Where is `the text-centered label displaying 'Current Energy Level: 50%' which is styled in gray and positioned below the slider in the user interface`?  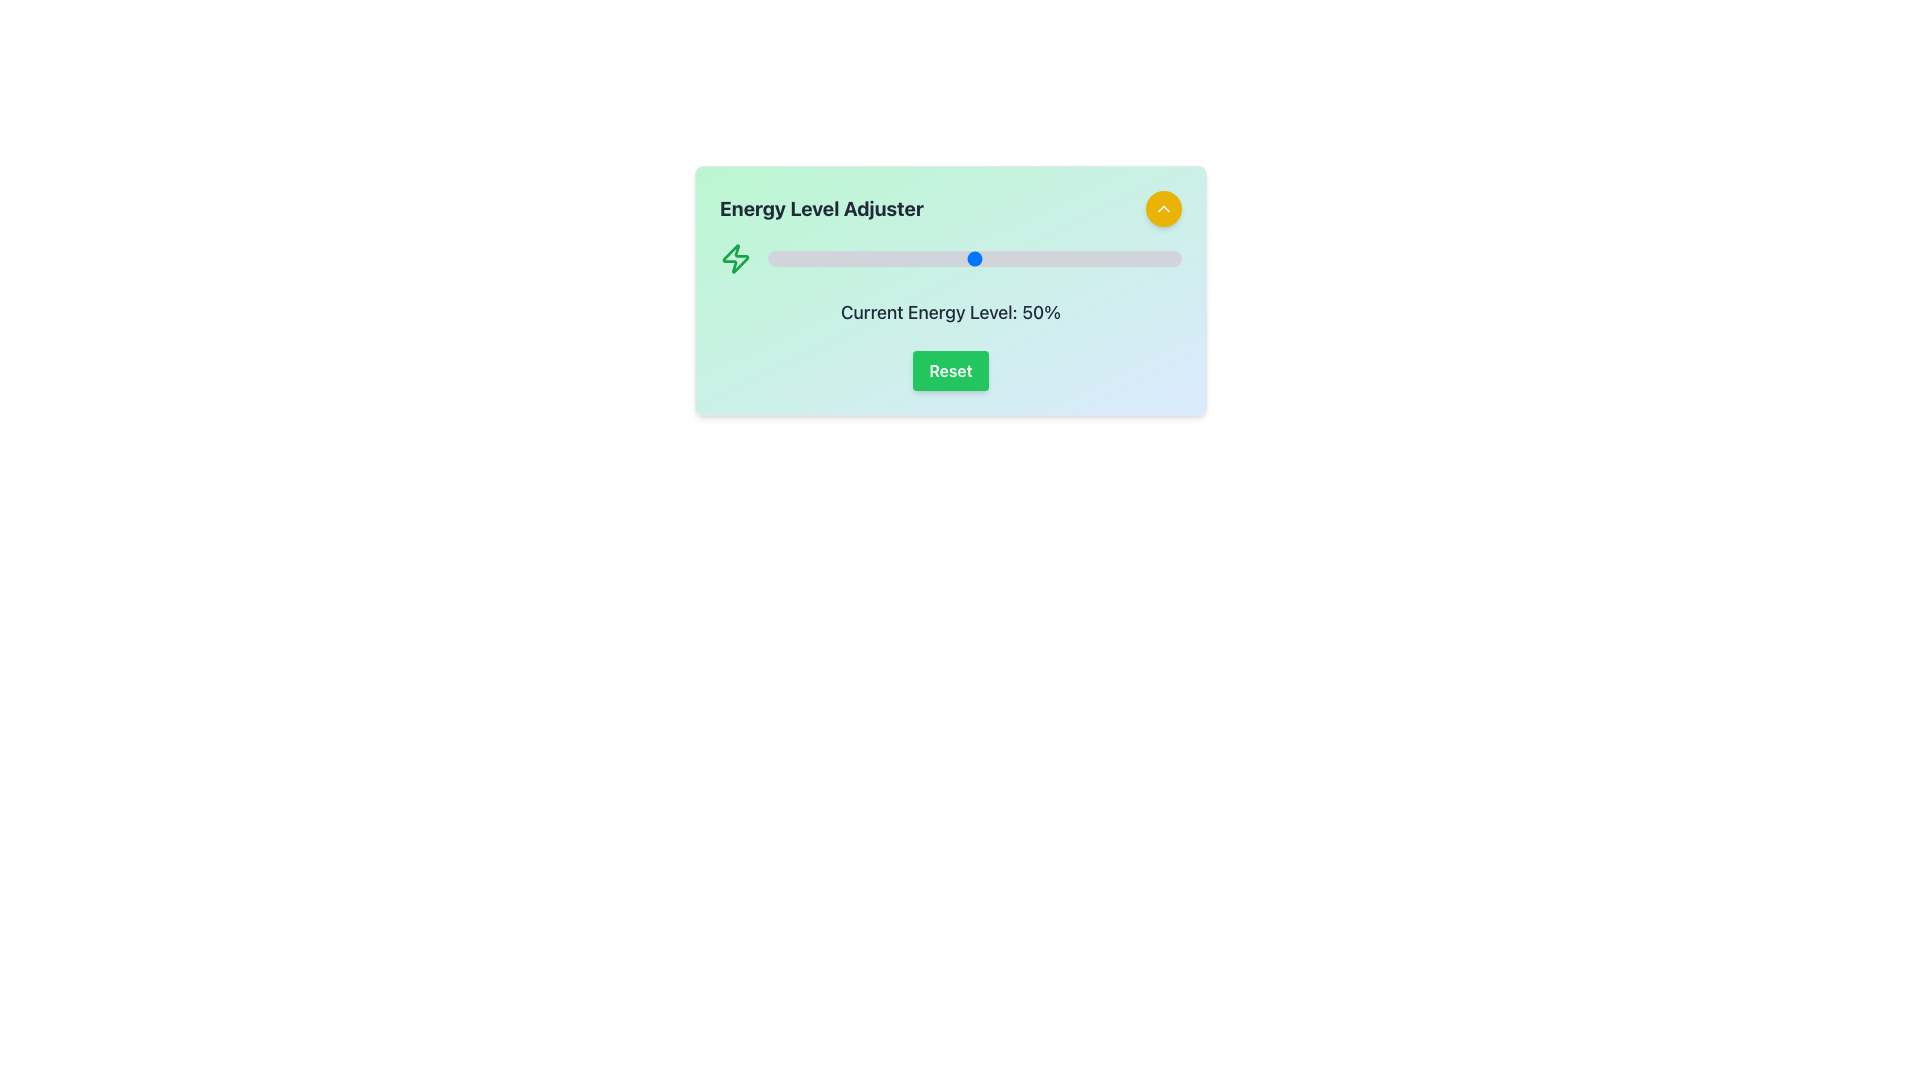 the text-centered label displaying 'Current Energy Level: 50%' which is styled in gray and positioned below the slider in the user interface is located at coordinates (949, 312).